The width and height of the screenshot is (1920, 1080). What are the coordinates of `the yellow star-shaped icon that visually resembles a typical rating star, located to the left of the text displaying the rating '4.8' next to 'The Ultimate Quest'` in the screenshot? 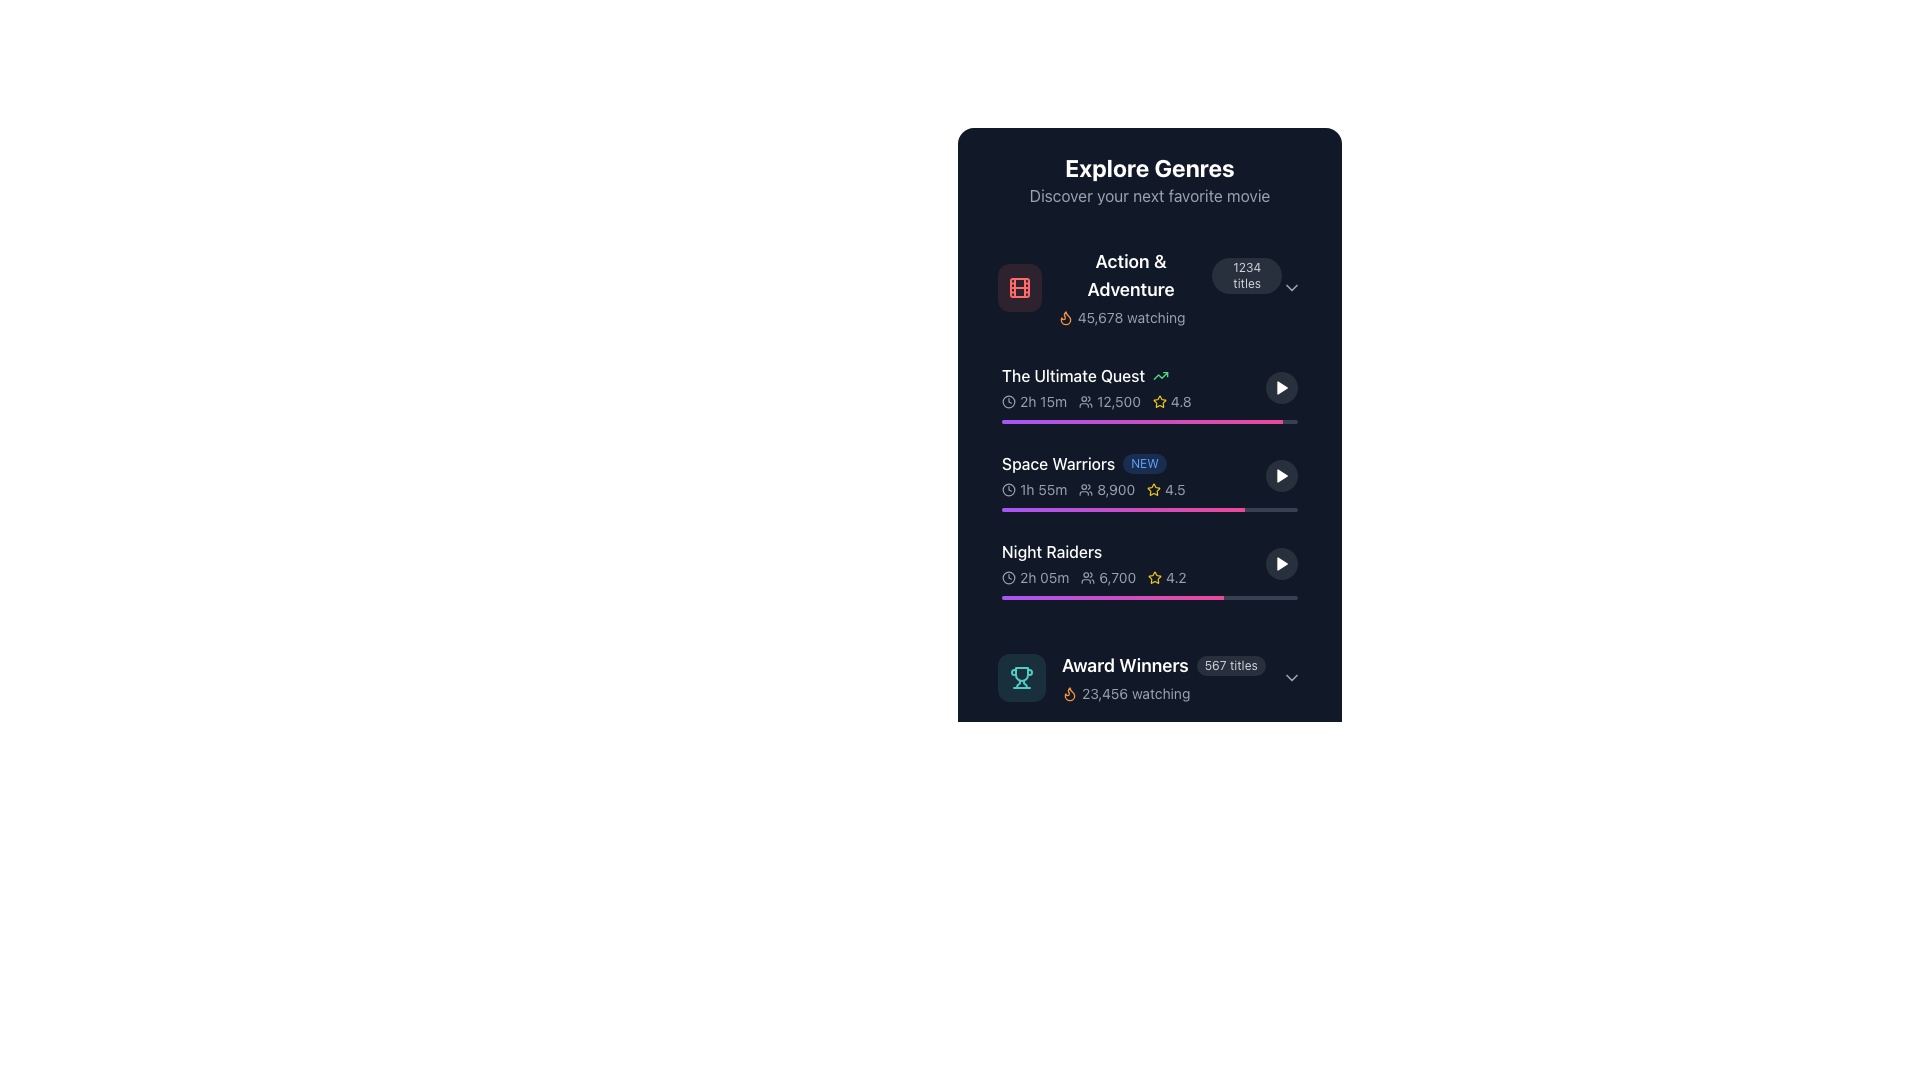 It's located at (1159, 401).